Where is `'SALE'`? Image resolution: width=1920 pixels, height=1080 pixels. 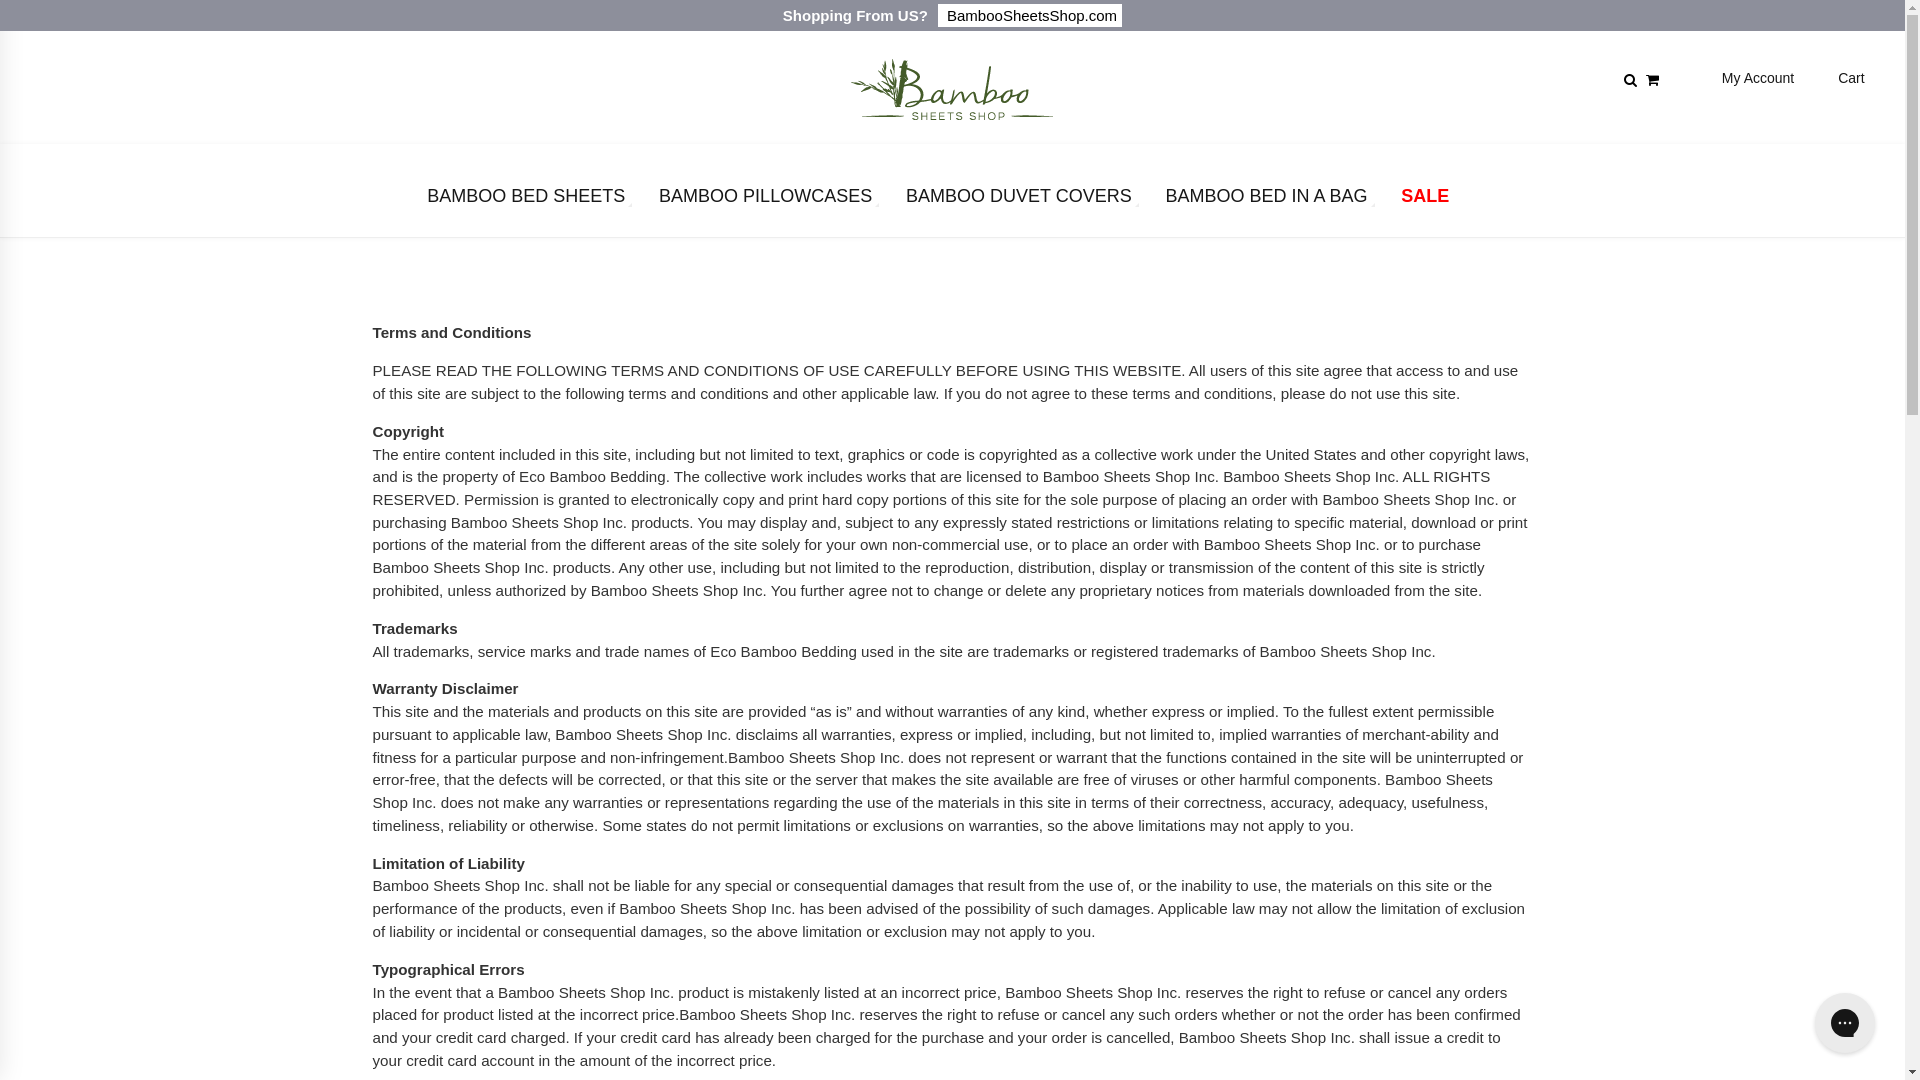 'SALE' is located at coordinates (1424, 200).